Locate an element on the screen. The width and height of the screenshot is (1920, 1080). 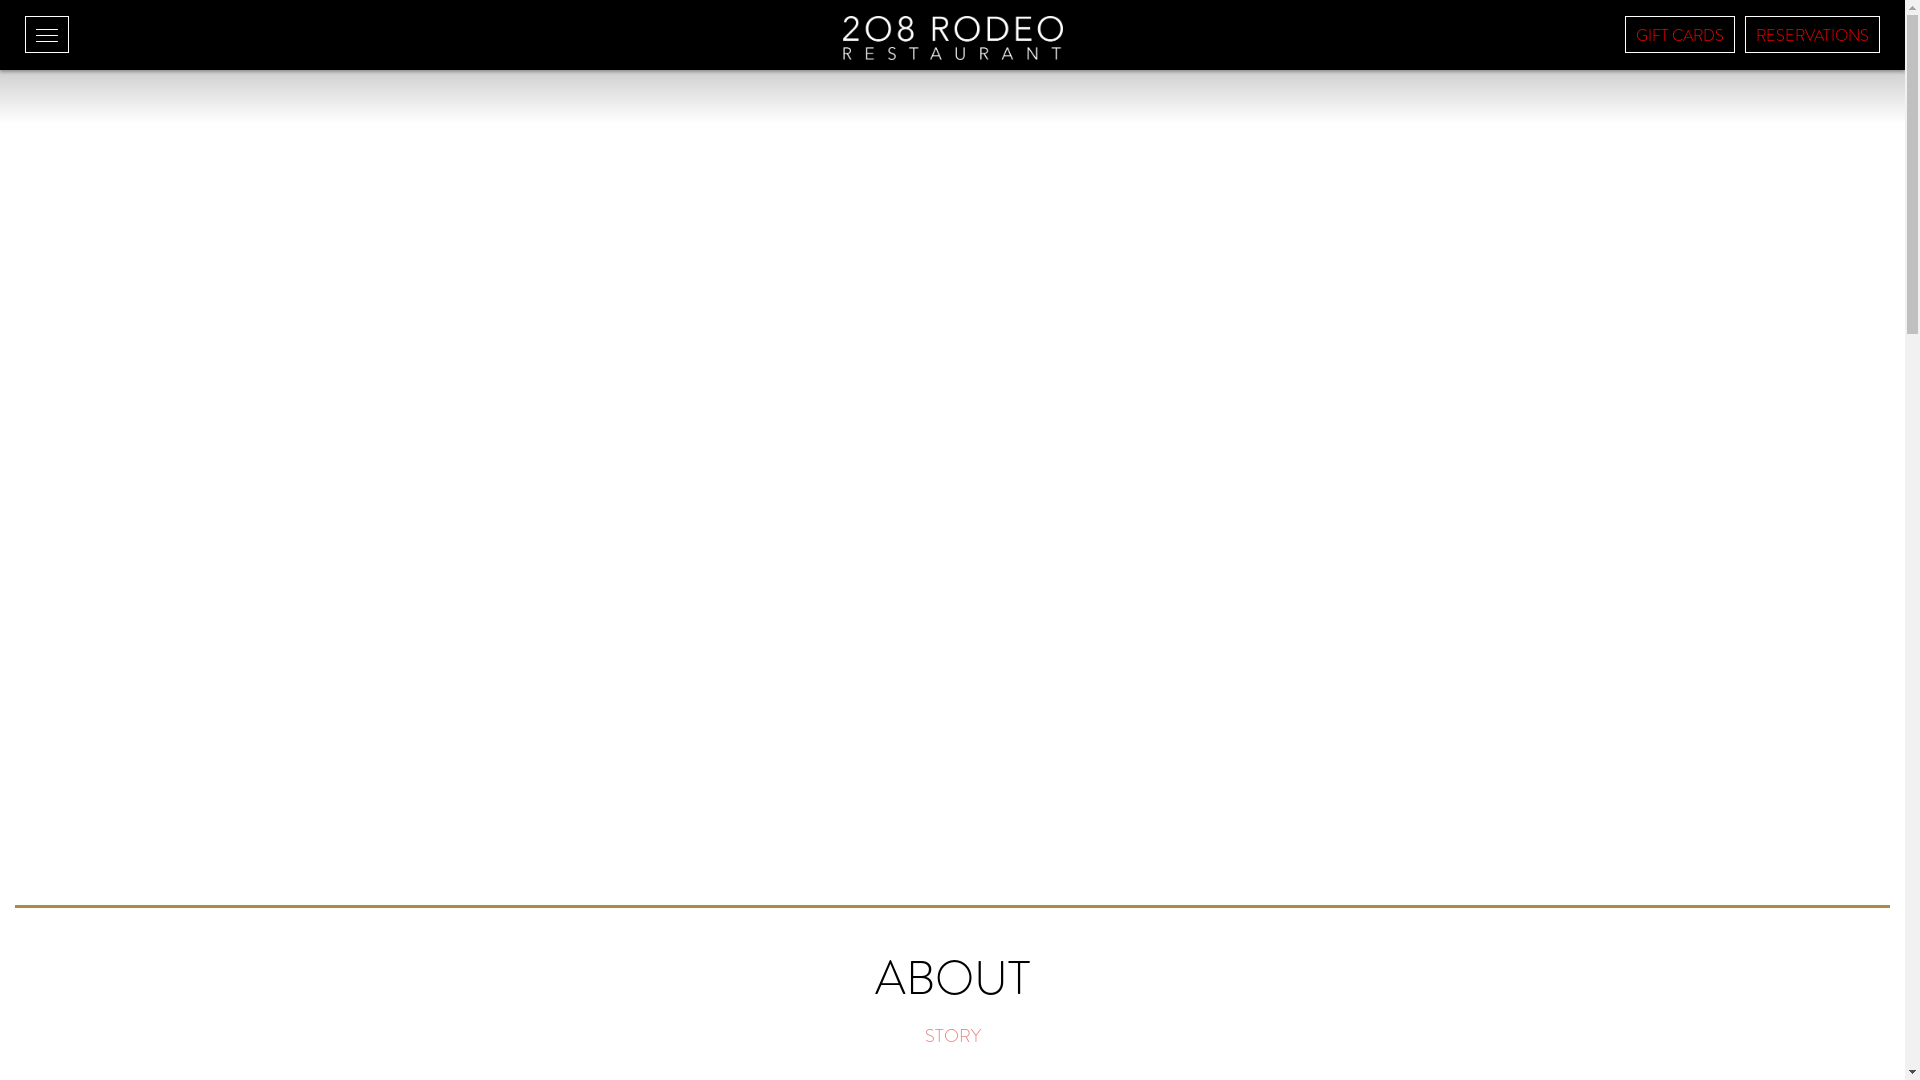
'STORY' is located at coordinates (950, 1035).